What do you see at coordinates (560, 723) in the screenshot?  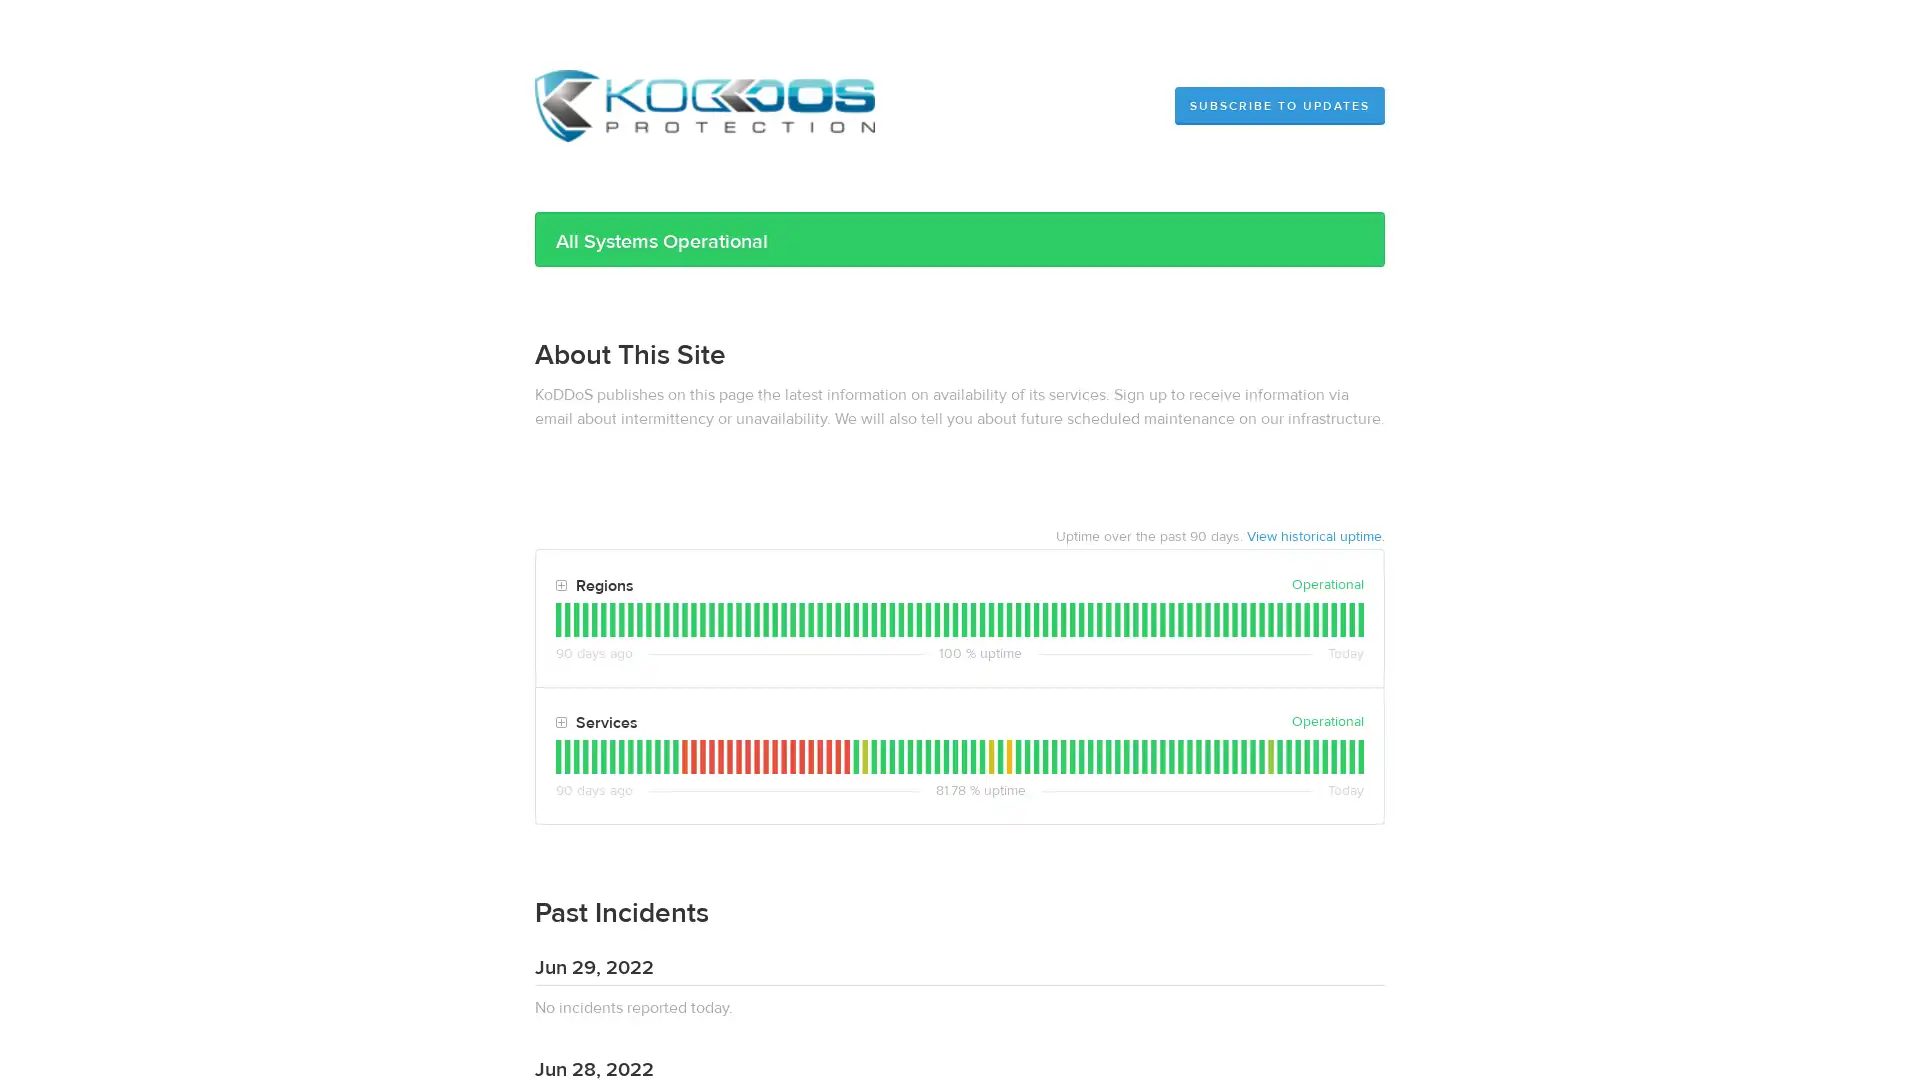 I see `Toggle Services` at bounding box center [560, 723].